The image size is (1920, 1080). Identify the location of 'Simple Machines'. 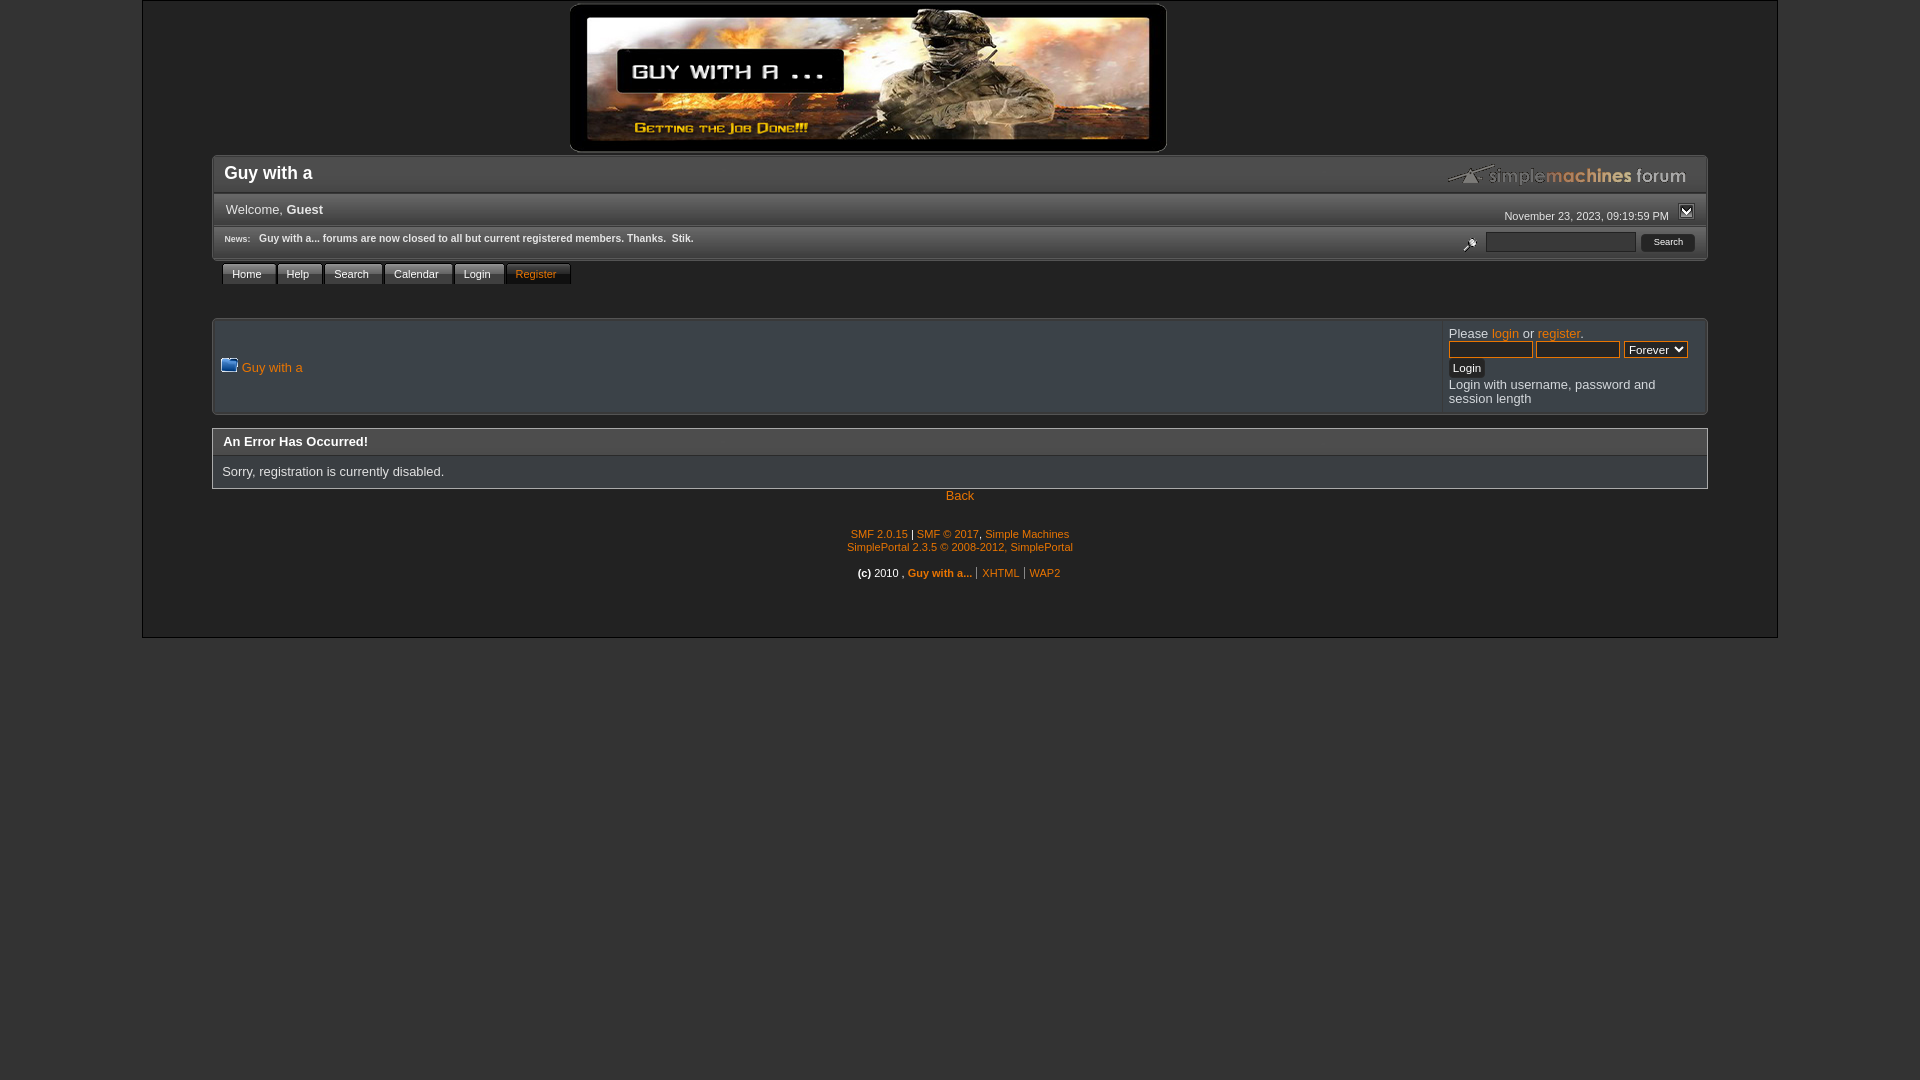
(1027, 532).